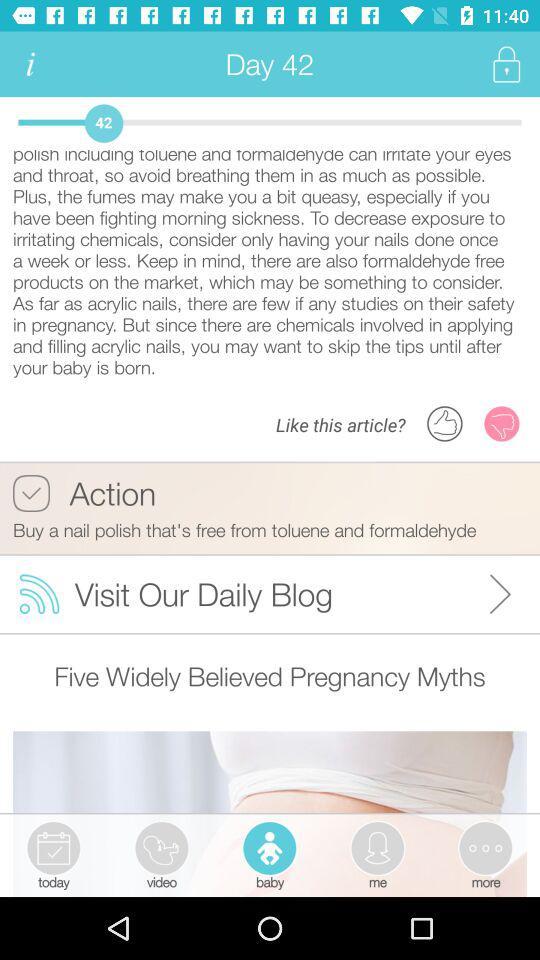 This screenshot has width=540, height=960. What do you see at coordinates (83, 492) in the screenshot?
I see `icon below the thanks to your item` at bounding box center [83, 492].